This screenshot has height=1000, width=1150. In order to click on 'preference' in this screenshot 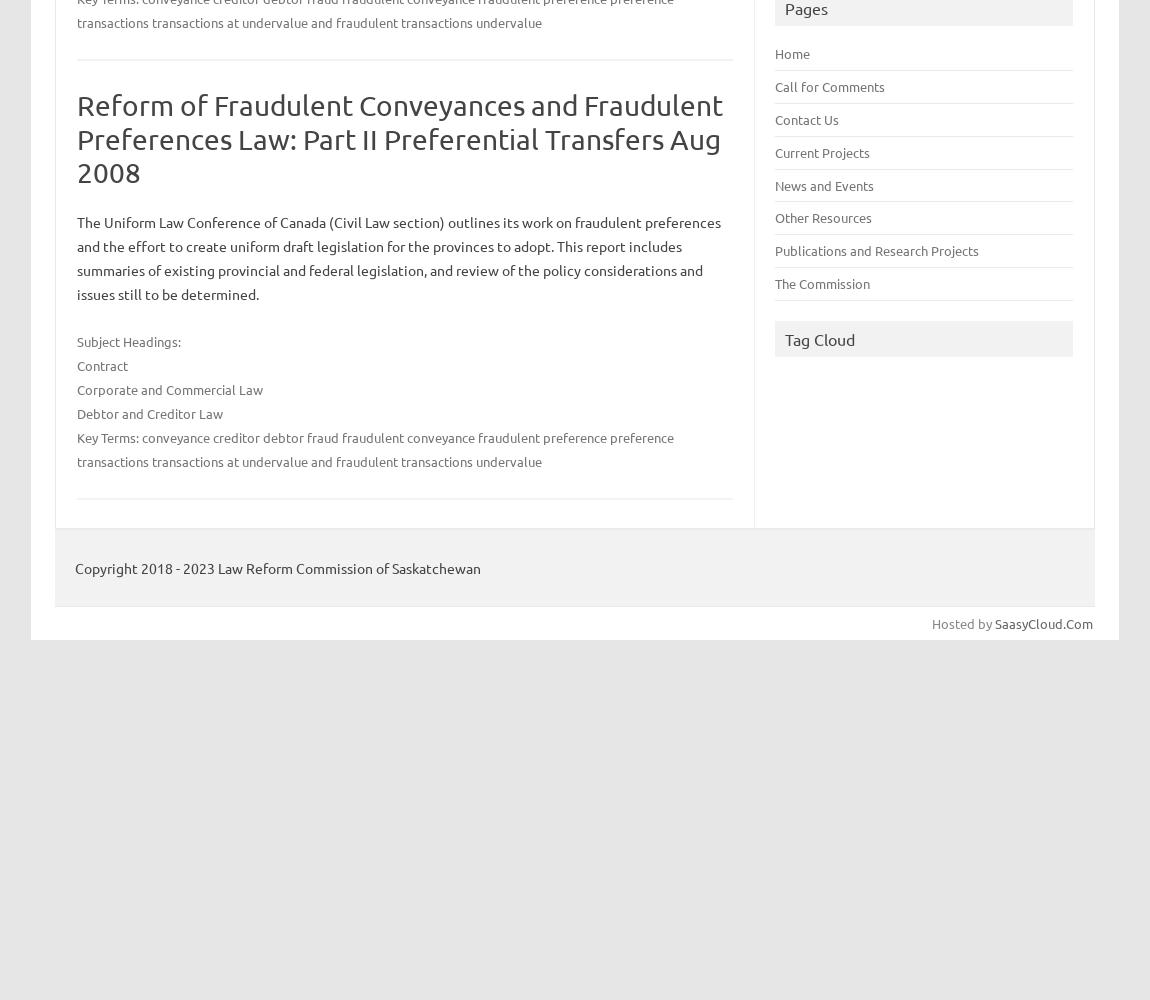, I will do `click(608, 436)`.